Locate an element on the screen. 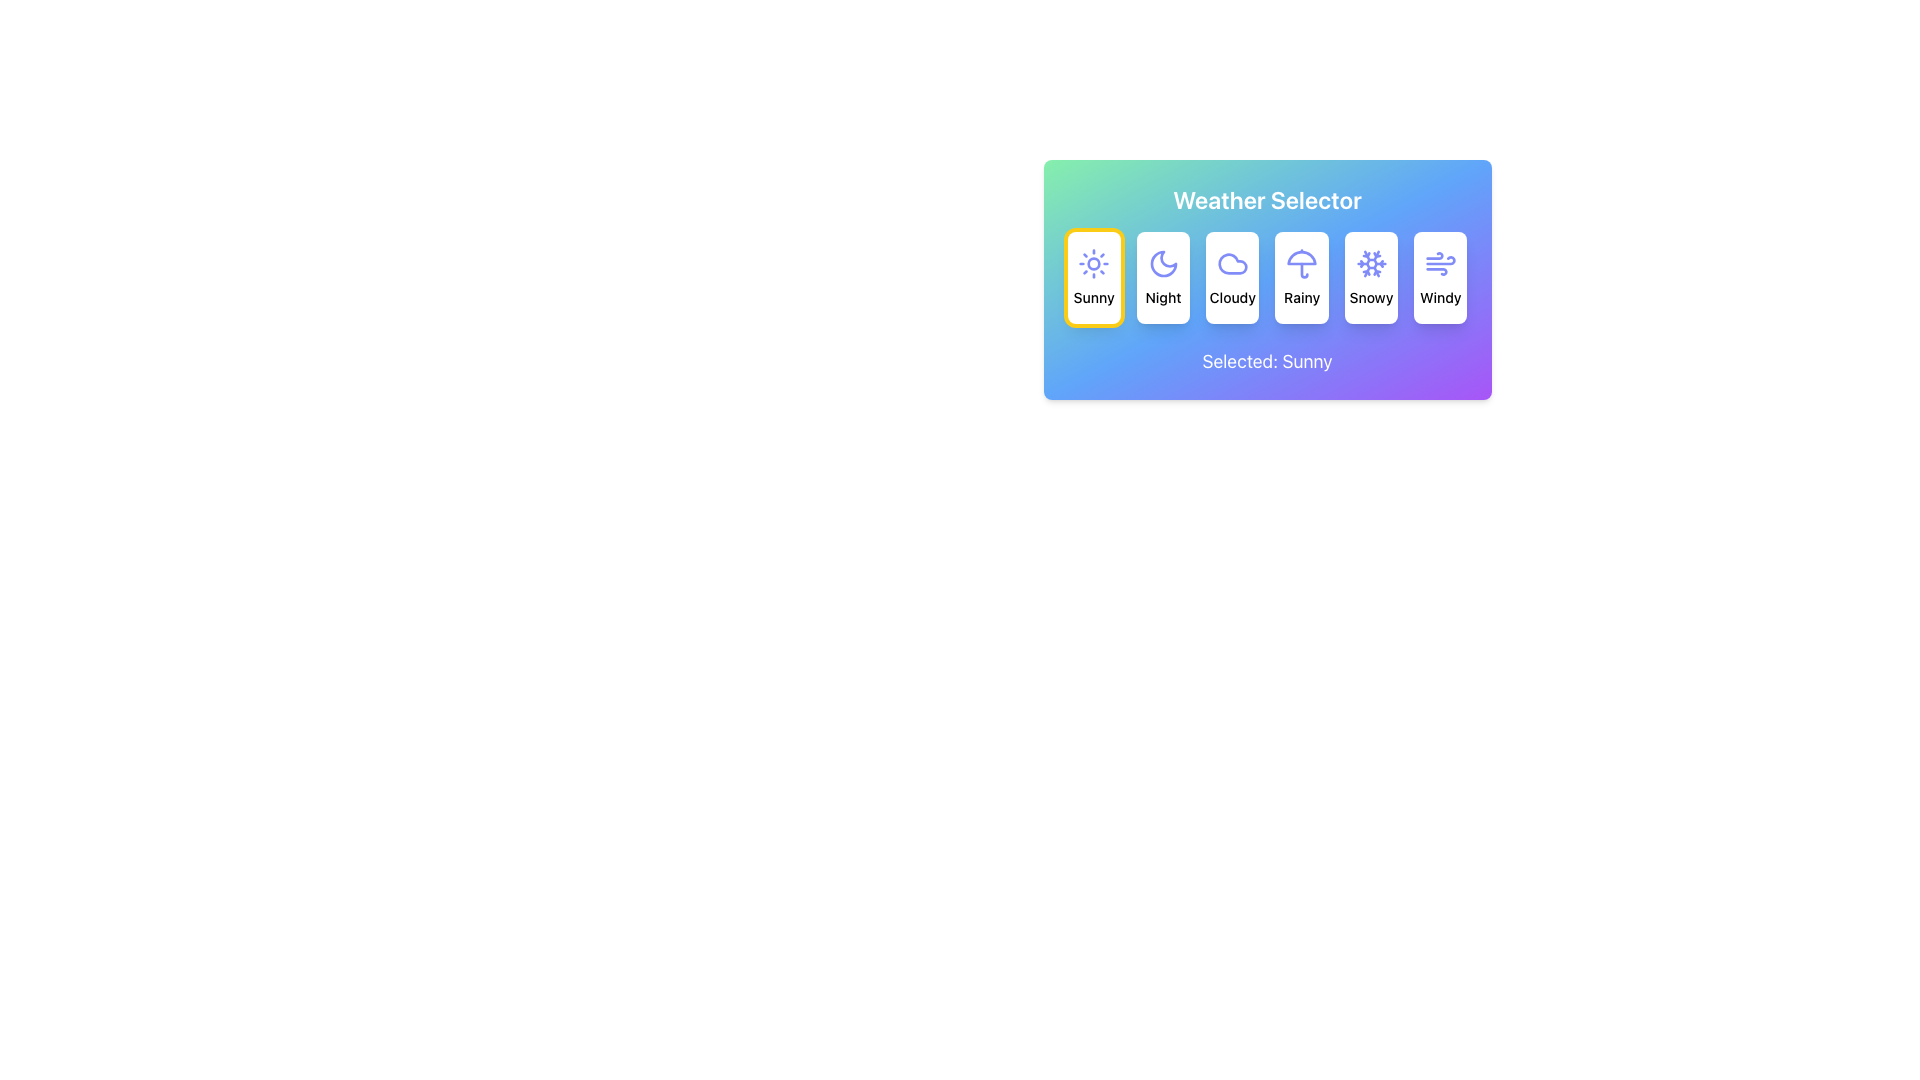 This screenshot has width=1920, height=1080. the 'Windy' weather condition icon, which is centrally positioned above the 'Windy' label in the last option of the weather selector, to trigger a tooltip is located at coordinates (1440, 262).